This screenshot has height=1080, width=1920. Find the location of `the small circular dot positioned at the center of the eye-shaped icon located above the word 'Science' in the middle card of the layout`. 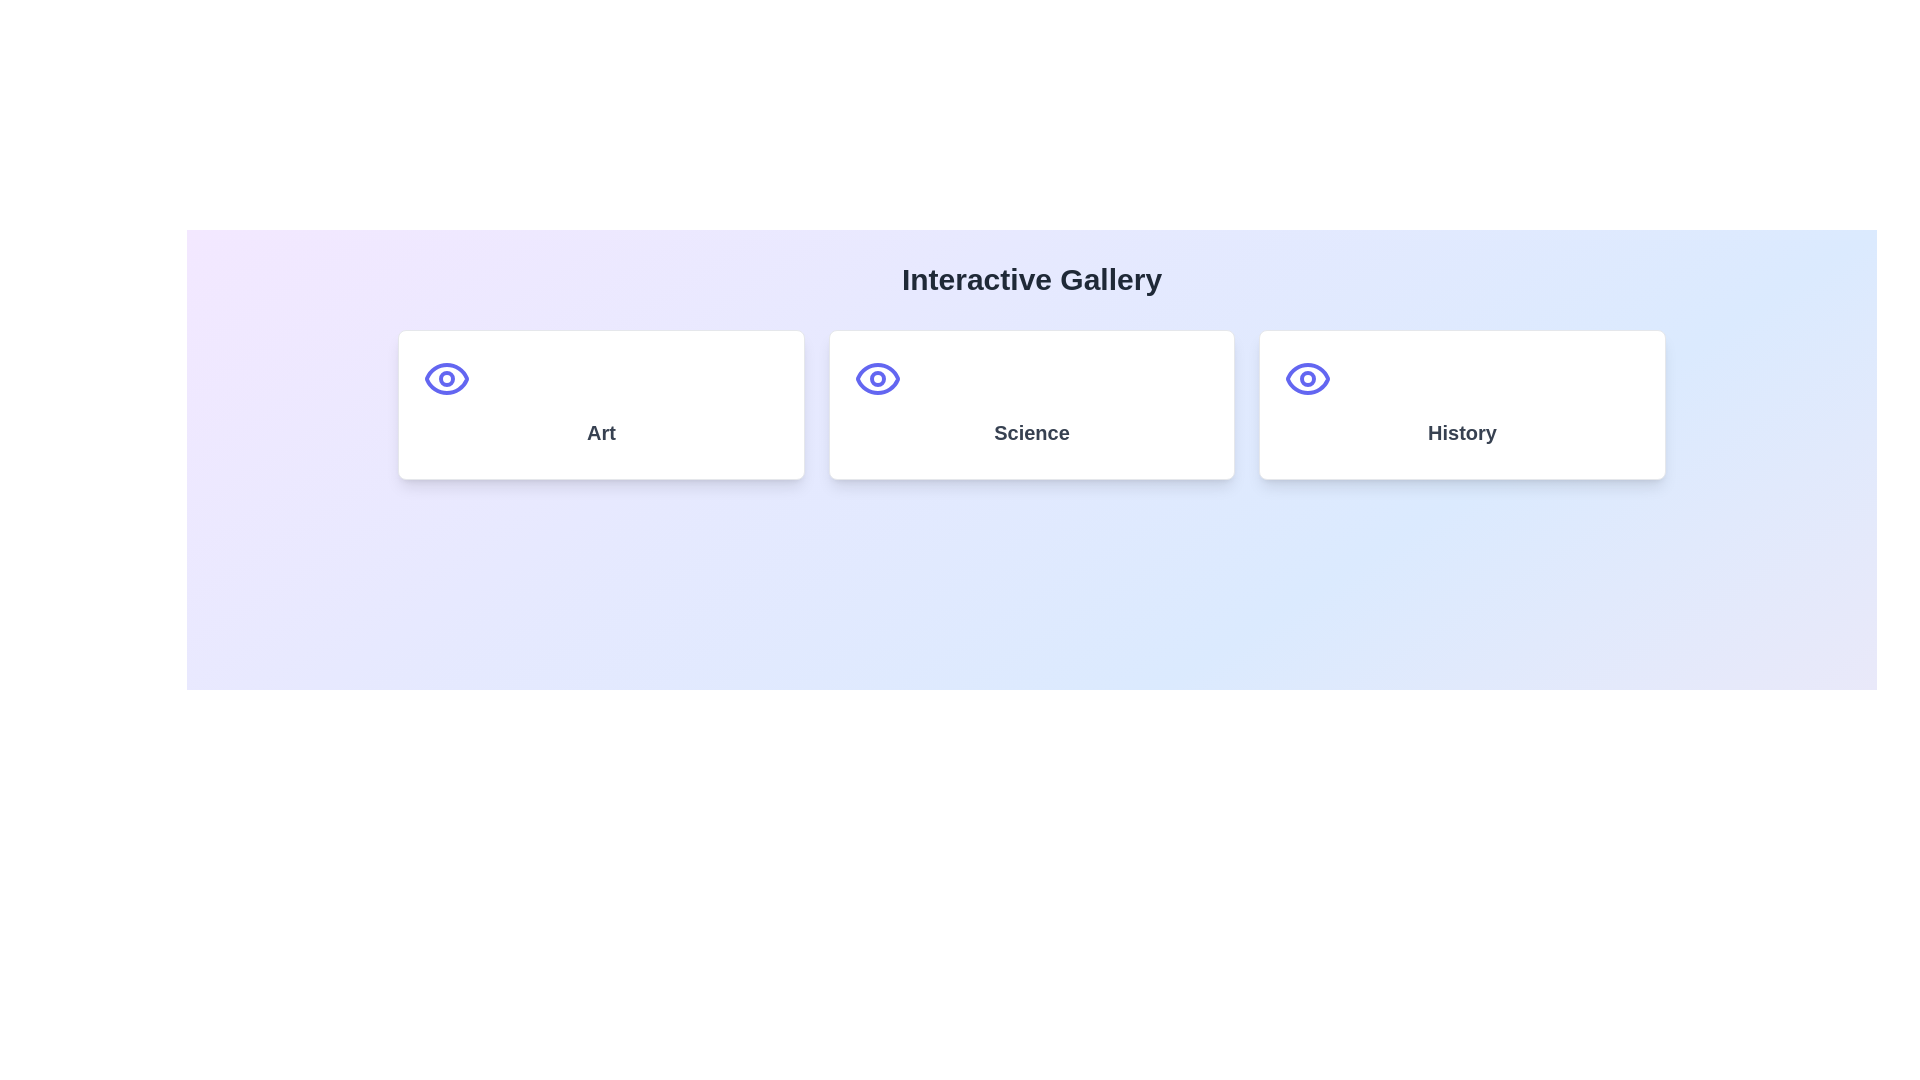

the small circular dot positioned at the center of the eye-shaped icon located above the word 'Science' in the middle card of the layout is located at coordinates (877, 378).